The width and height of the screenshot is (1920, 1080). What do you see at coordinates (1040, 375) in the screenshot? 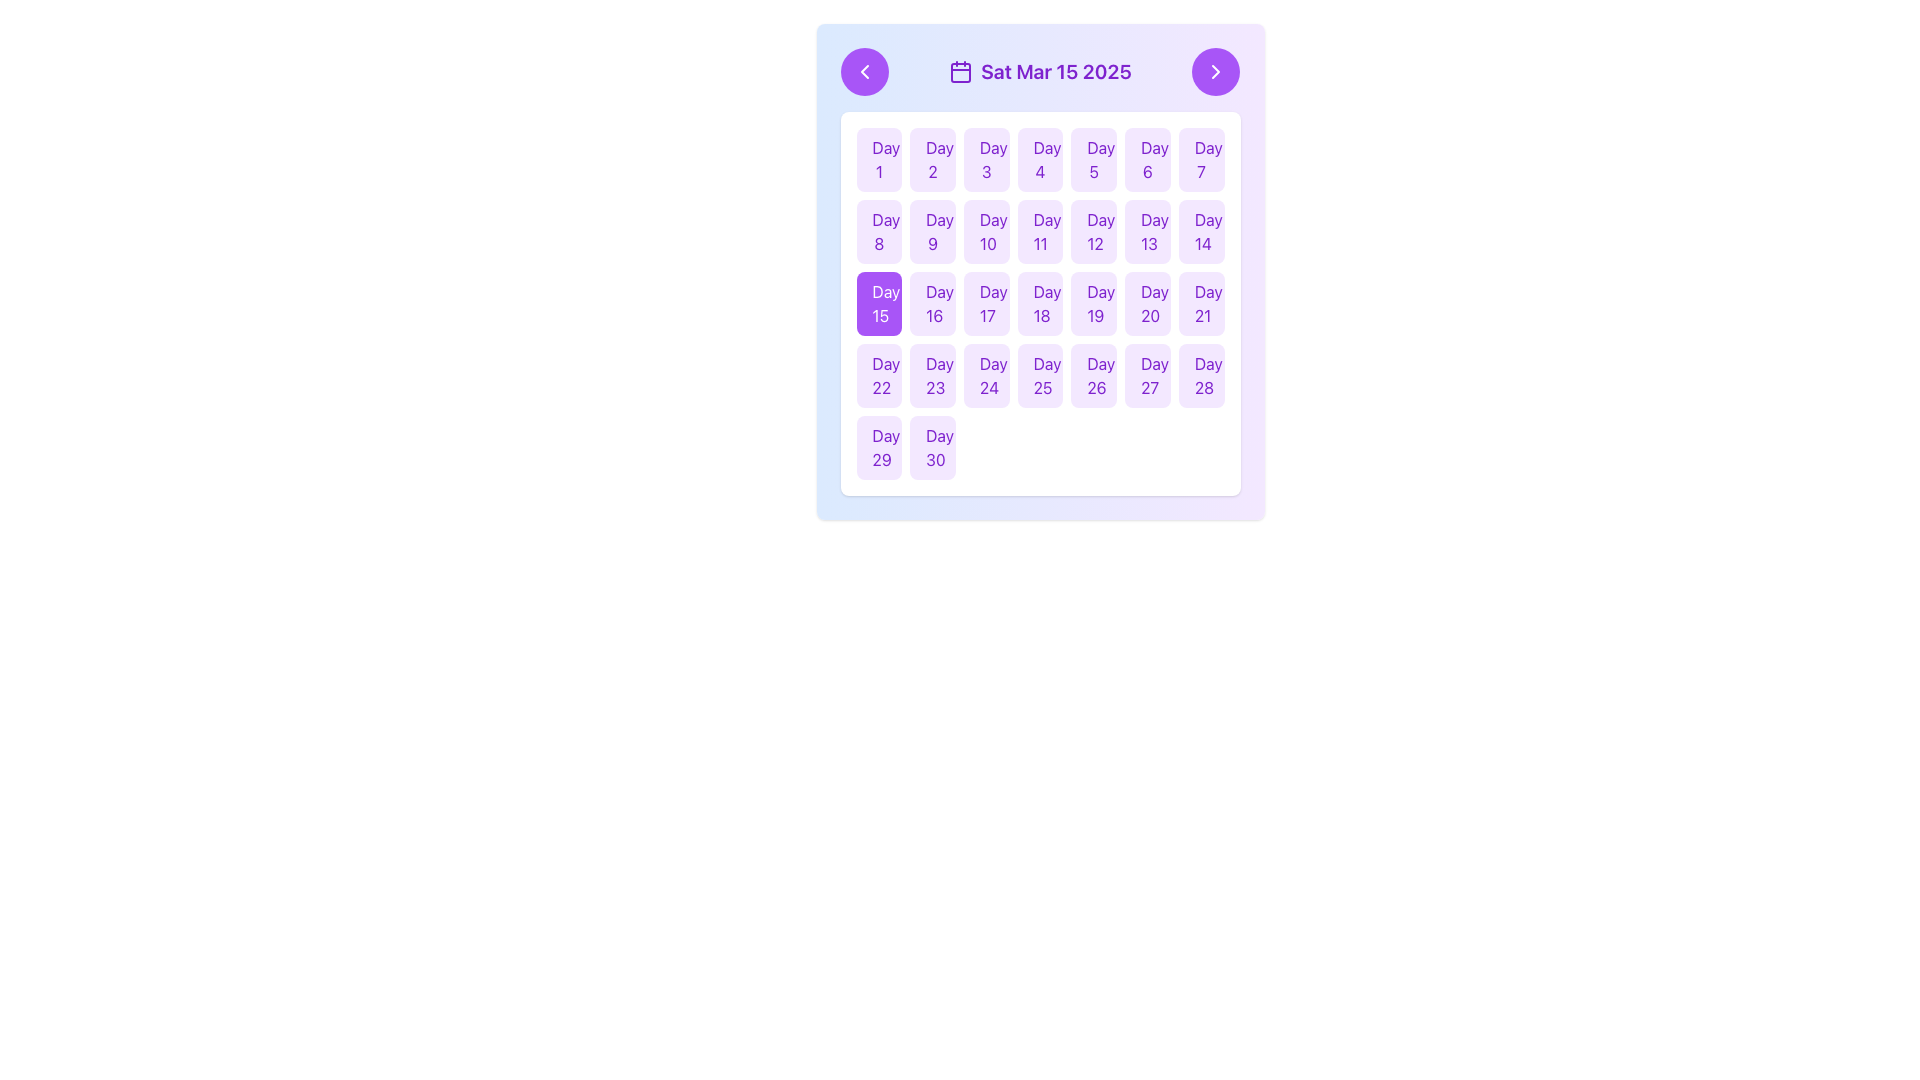
I see `the calendar button representing Day 25` at bounding box center [1040, 375].